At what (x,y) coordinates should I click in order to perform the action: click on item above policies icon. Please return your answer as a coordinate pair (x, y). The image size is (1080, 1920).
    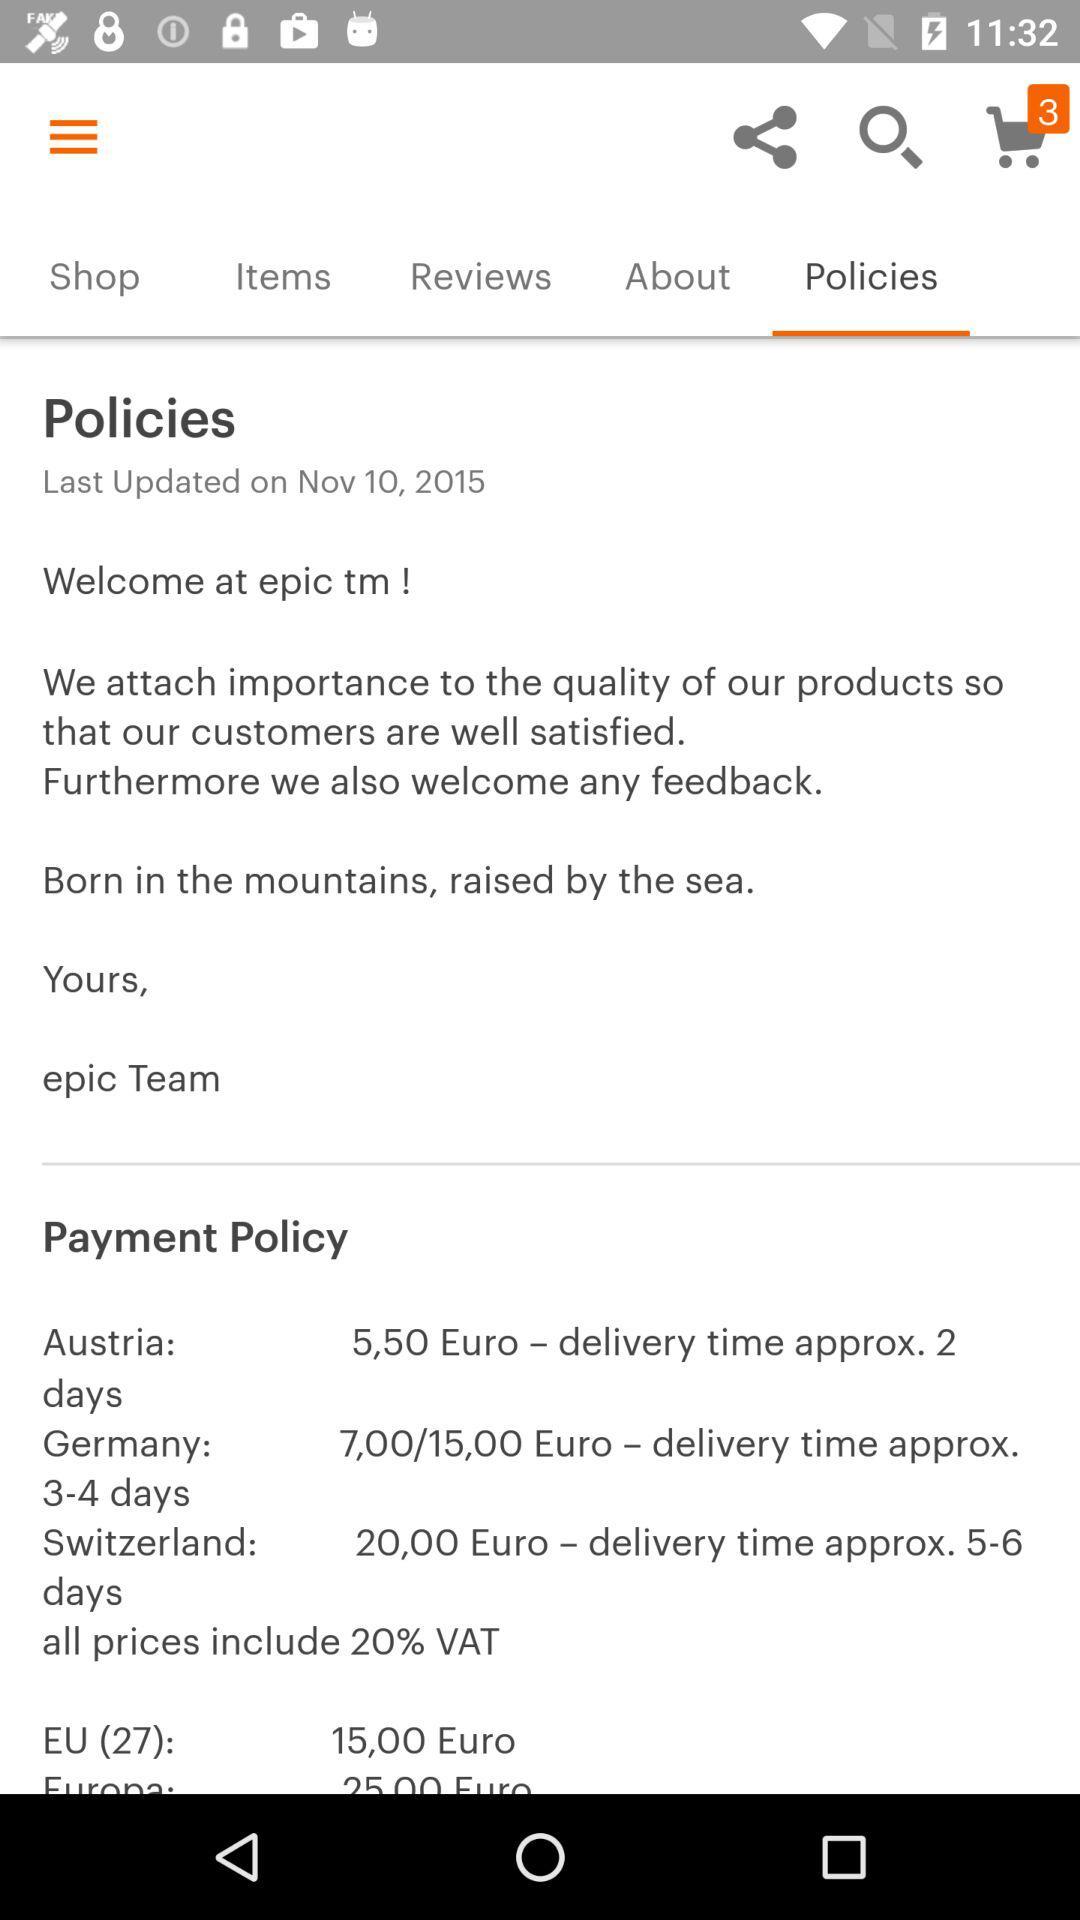
    Looking at the image, I should click on (890, 135).